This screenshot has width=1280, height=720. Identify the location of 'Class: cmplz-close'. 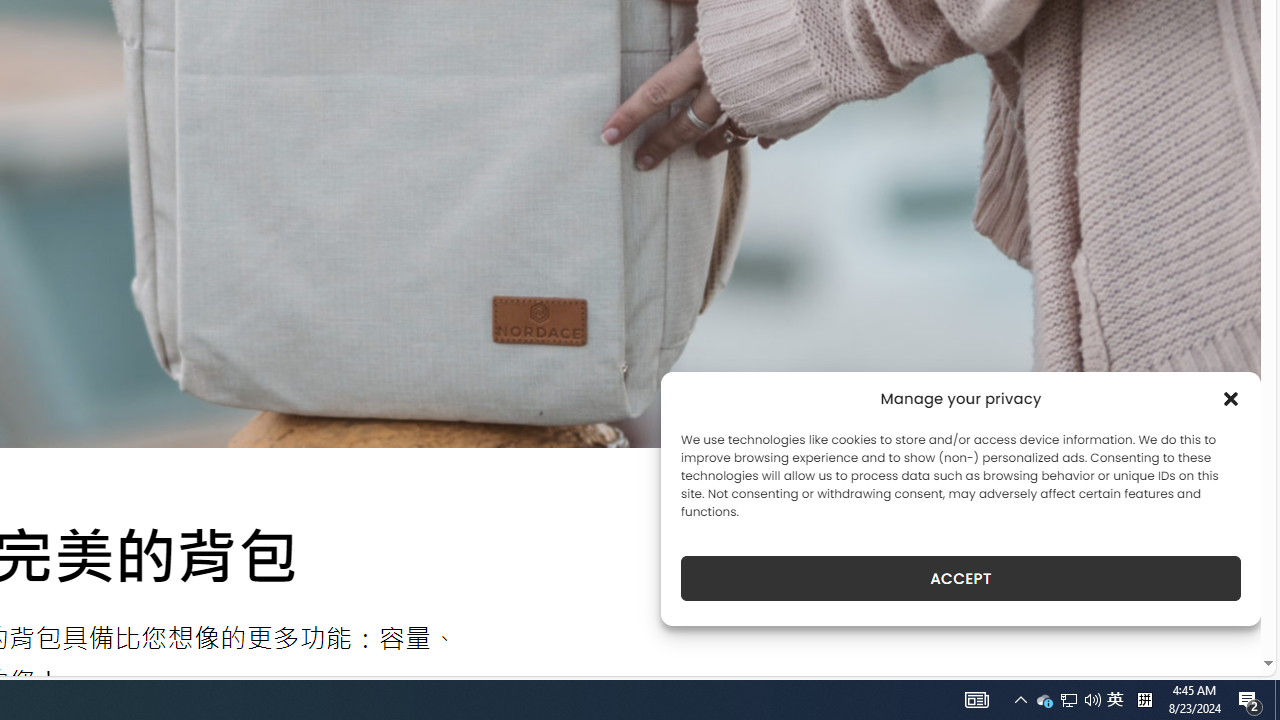
(1230, 398).